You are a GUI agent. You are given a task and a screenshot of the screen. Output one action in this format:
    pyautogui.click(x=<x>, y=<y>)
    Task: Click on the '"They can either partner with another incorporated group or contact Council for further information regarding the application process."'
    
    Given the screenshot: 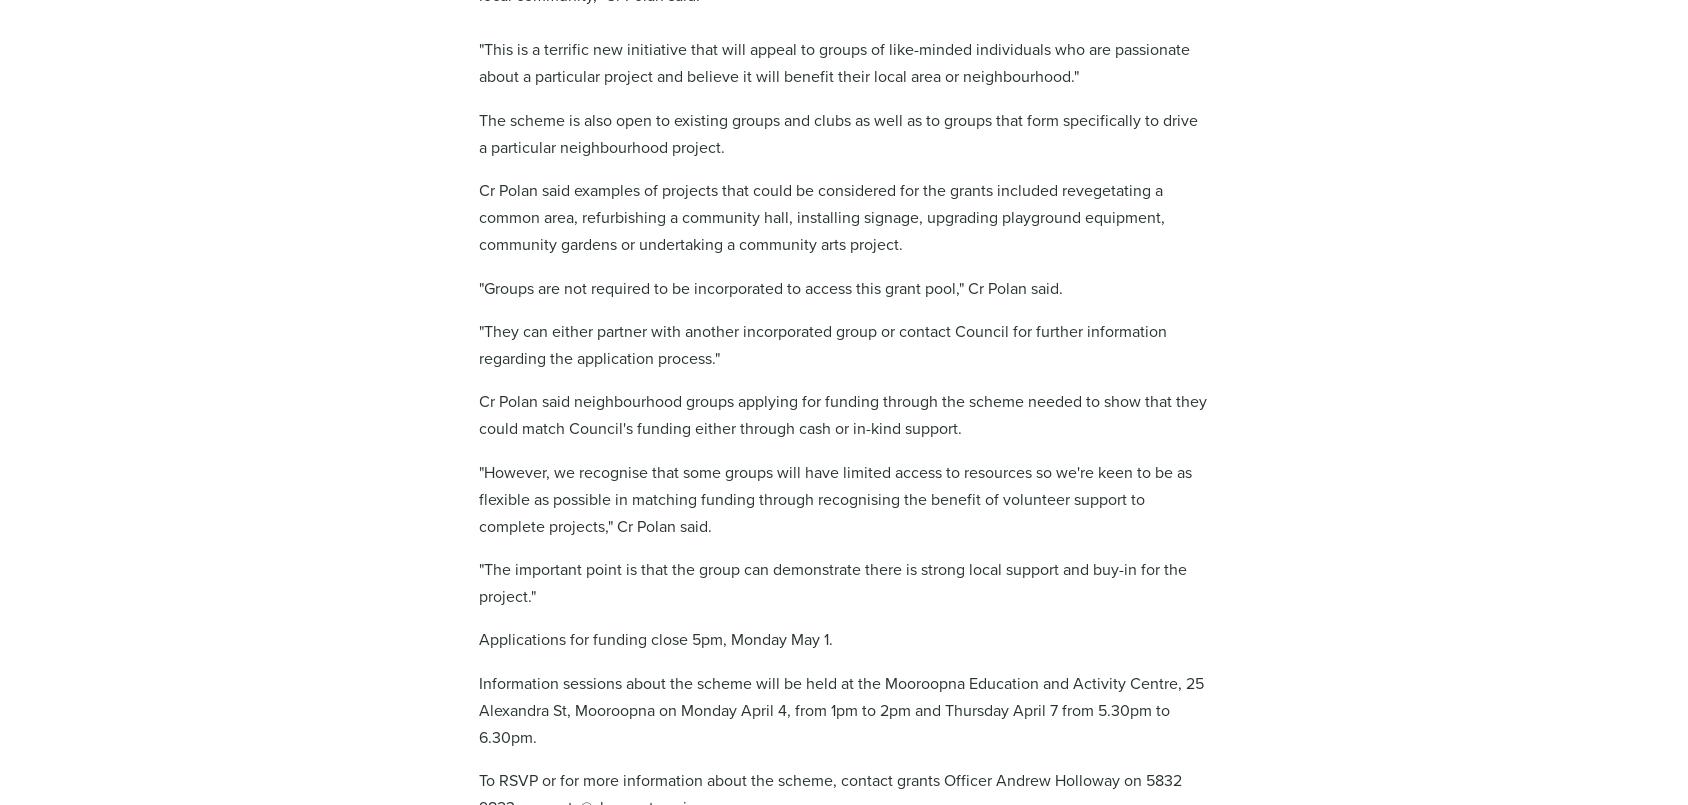 What is the action you would take?
    pyautogui.click(x=822, y=343)
    